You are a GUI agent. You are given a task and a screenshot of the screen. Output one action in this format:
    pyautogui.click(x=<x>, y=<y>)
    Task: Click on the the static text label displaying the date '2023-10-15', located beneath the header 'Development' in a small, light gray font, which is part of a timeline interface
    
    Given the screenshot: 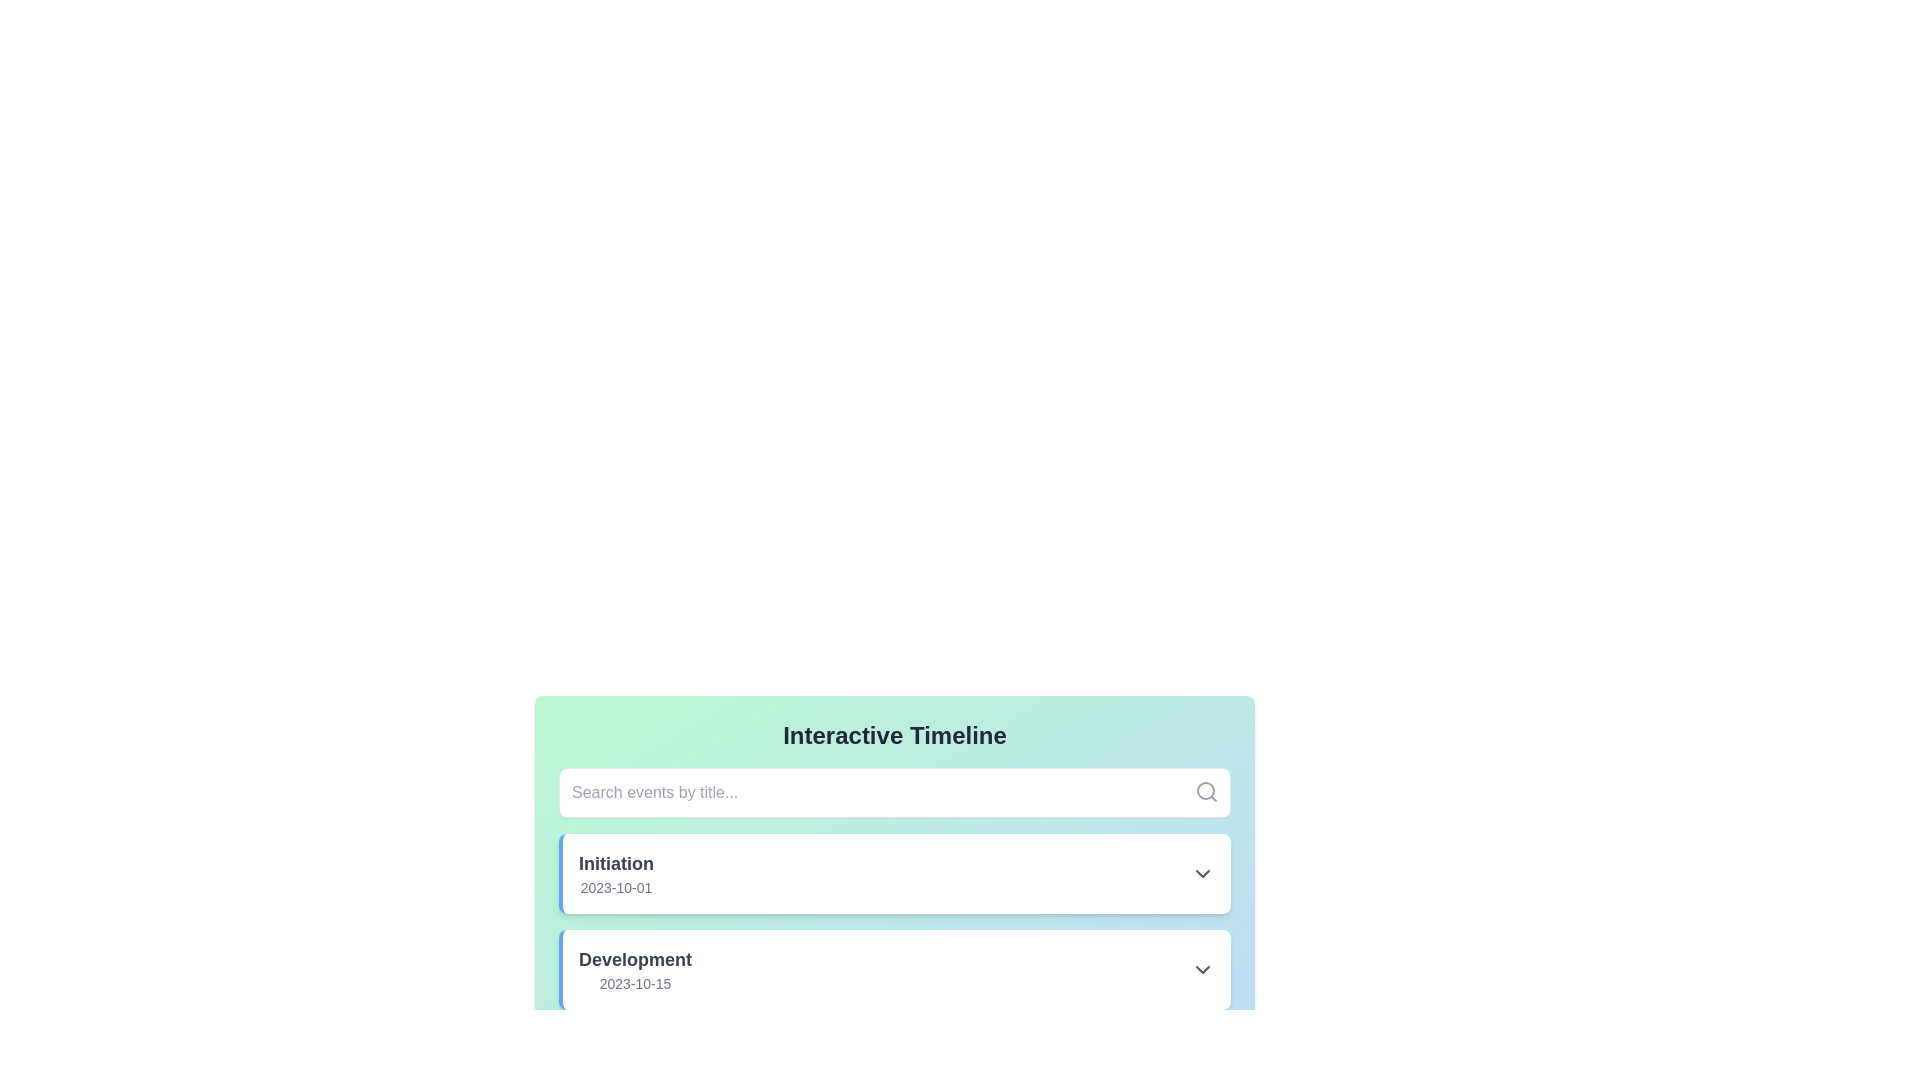 What is the action you would take?
    pyautogui.click(x=634, y=982)
    